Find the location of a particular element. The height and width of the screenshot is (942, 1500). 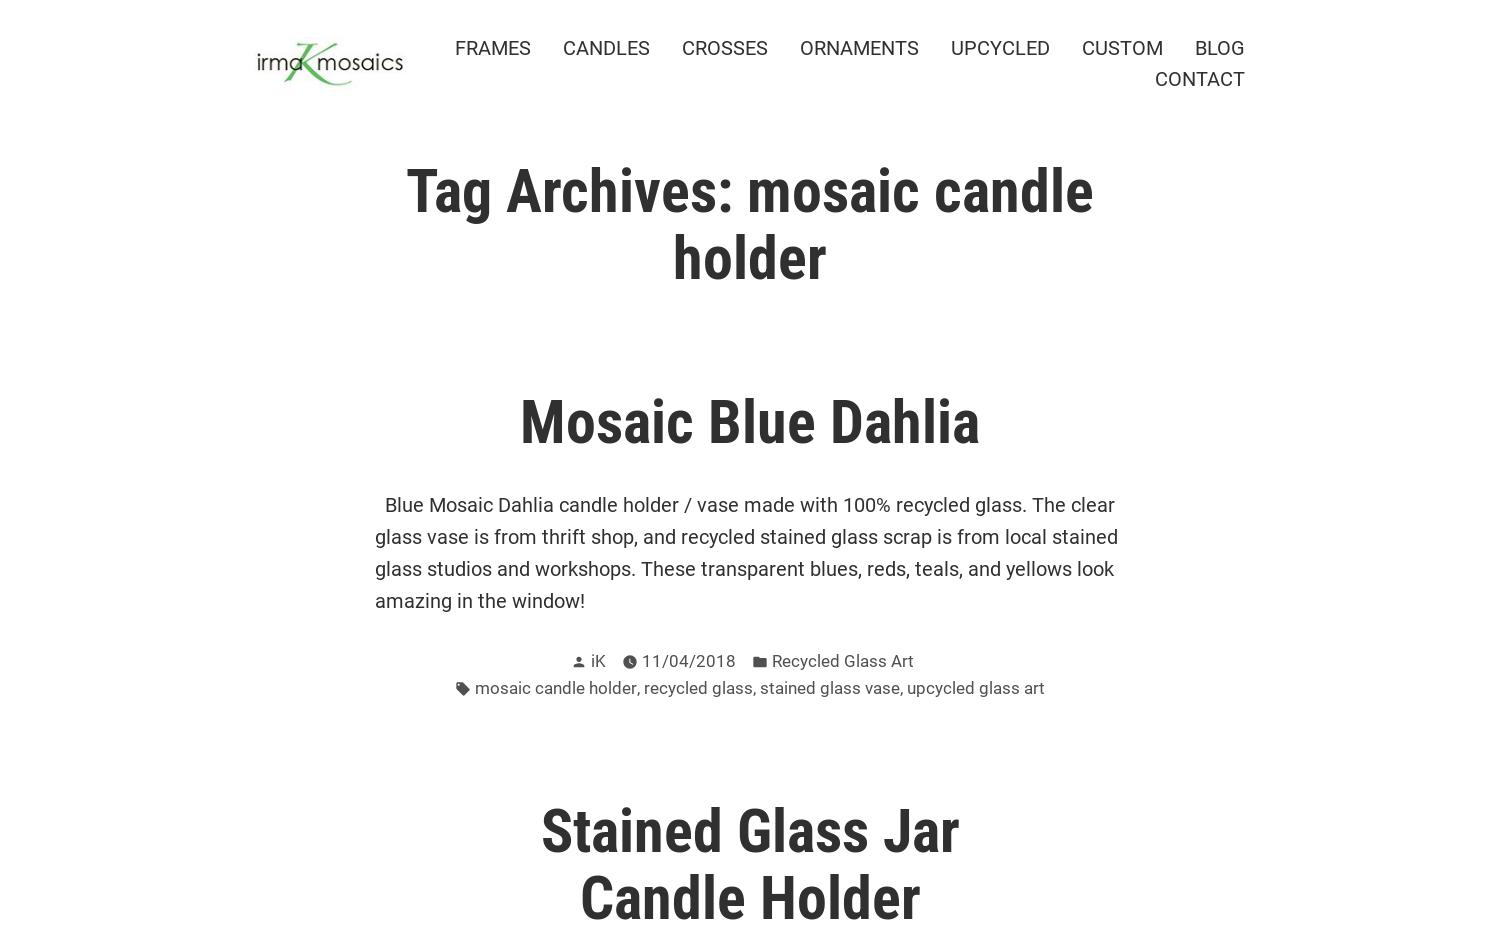

'BLOG' is located at coordinates (1218, 47).